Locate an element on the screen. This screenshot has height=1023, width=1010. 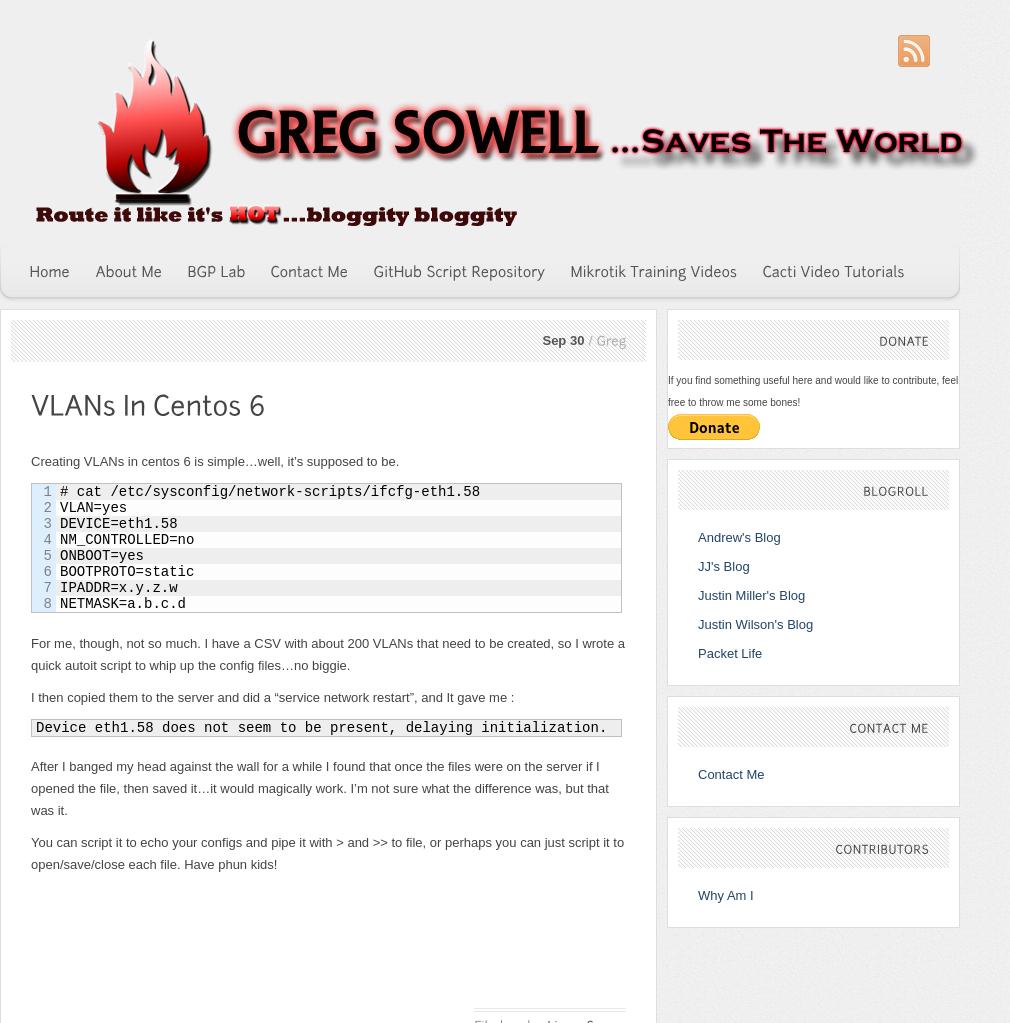
'Contact Me' is located at coordinates (730, 773).